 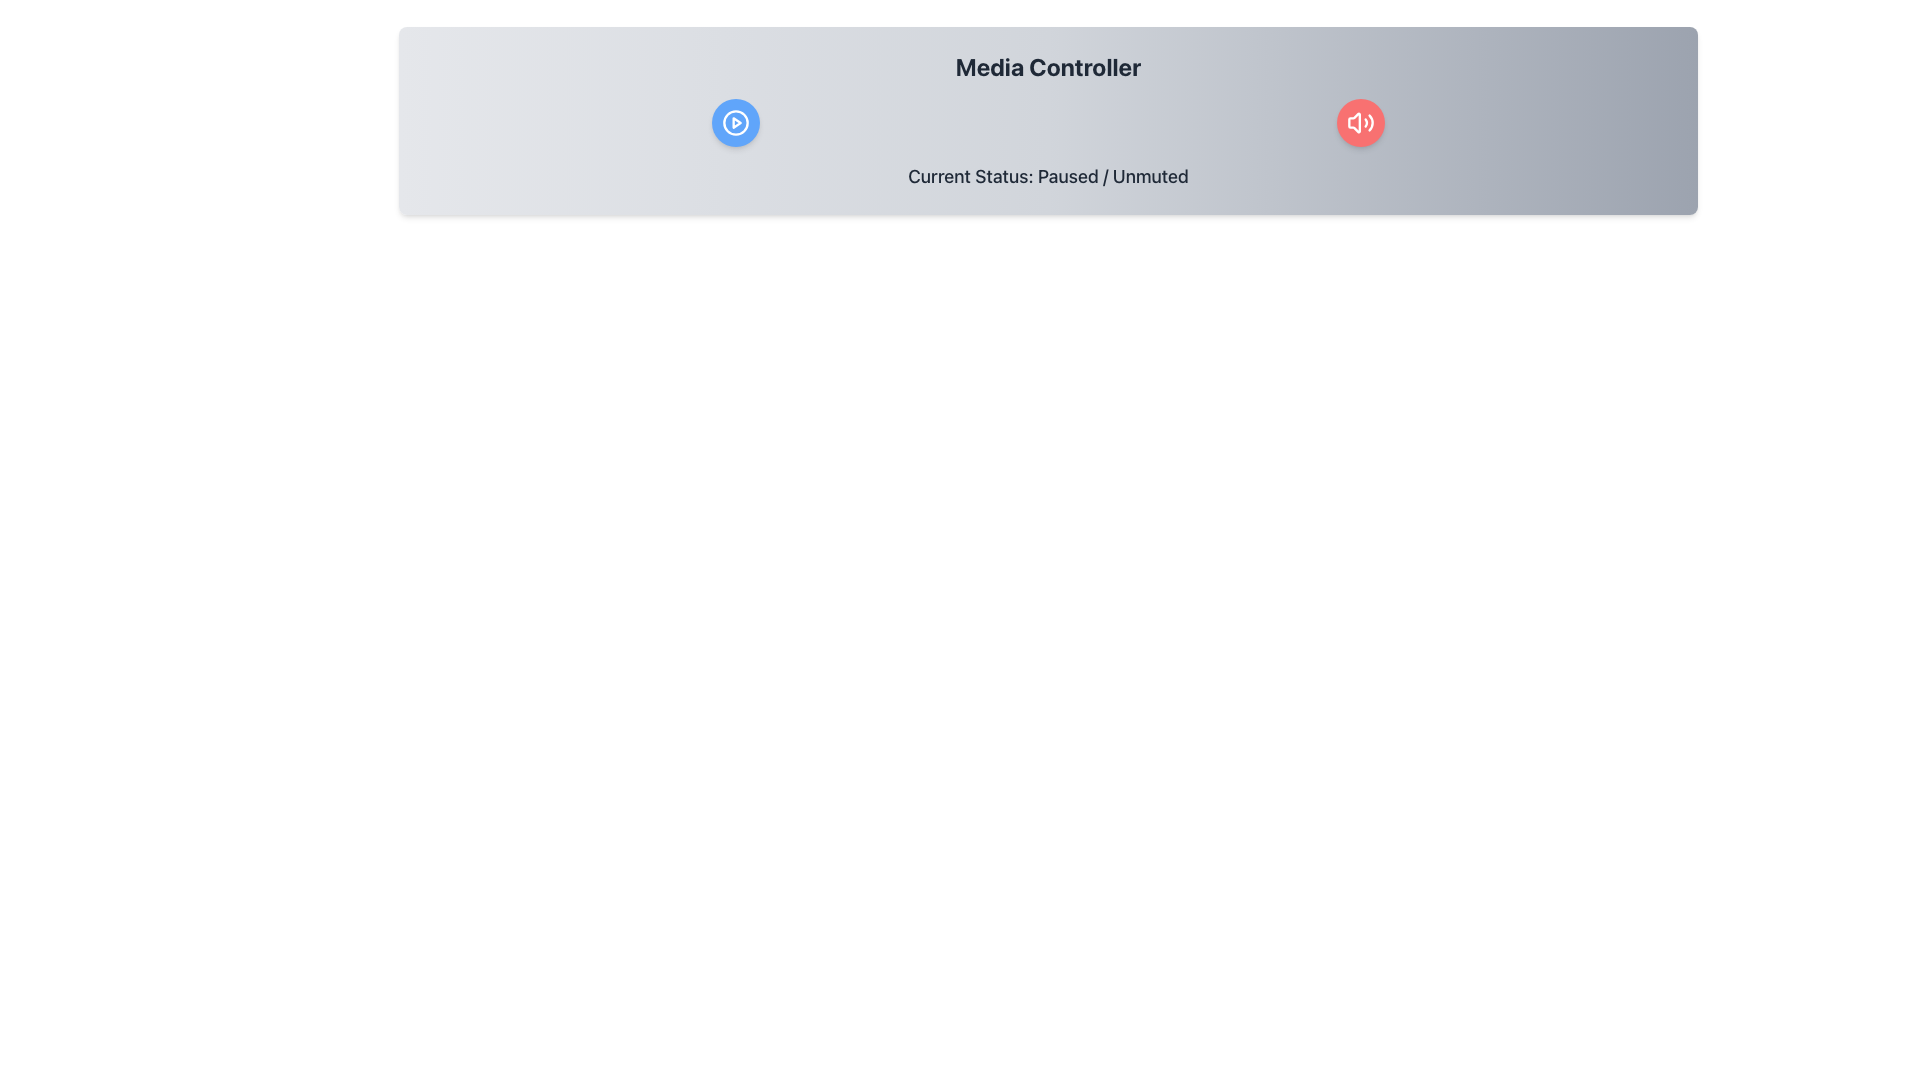 I want to click on the circular blue button with a white play icon, so click(x=734, y=123).